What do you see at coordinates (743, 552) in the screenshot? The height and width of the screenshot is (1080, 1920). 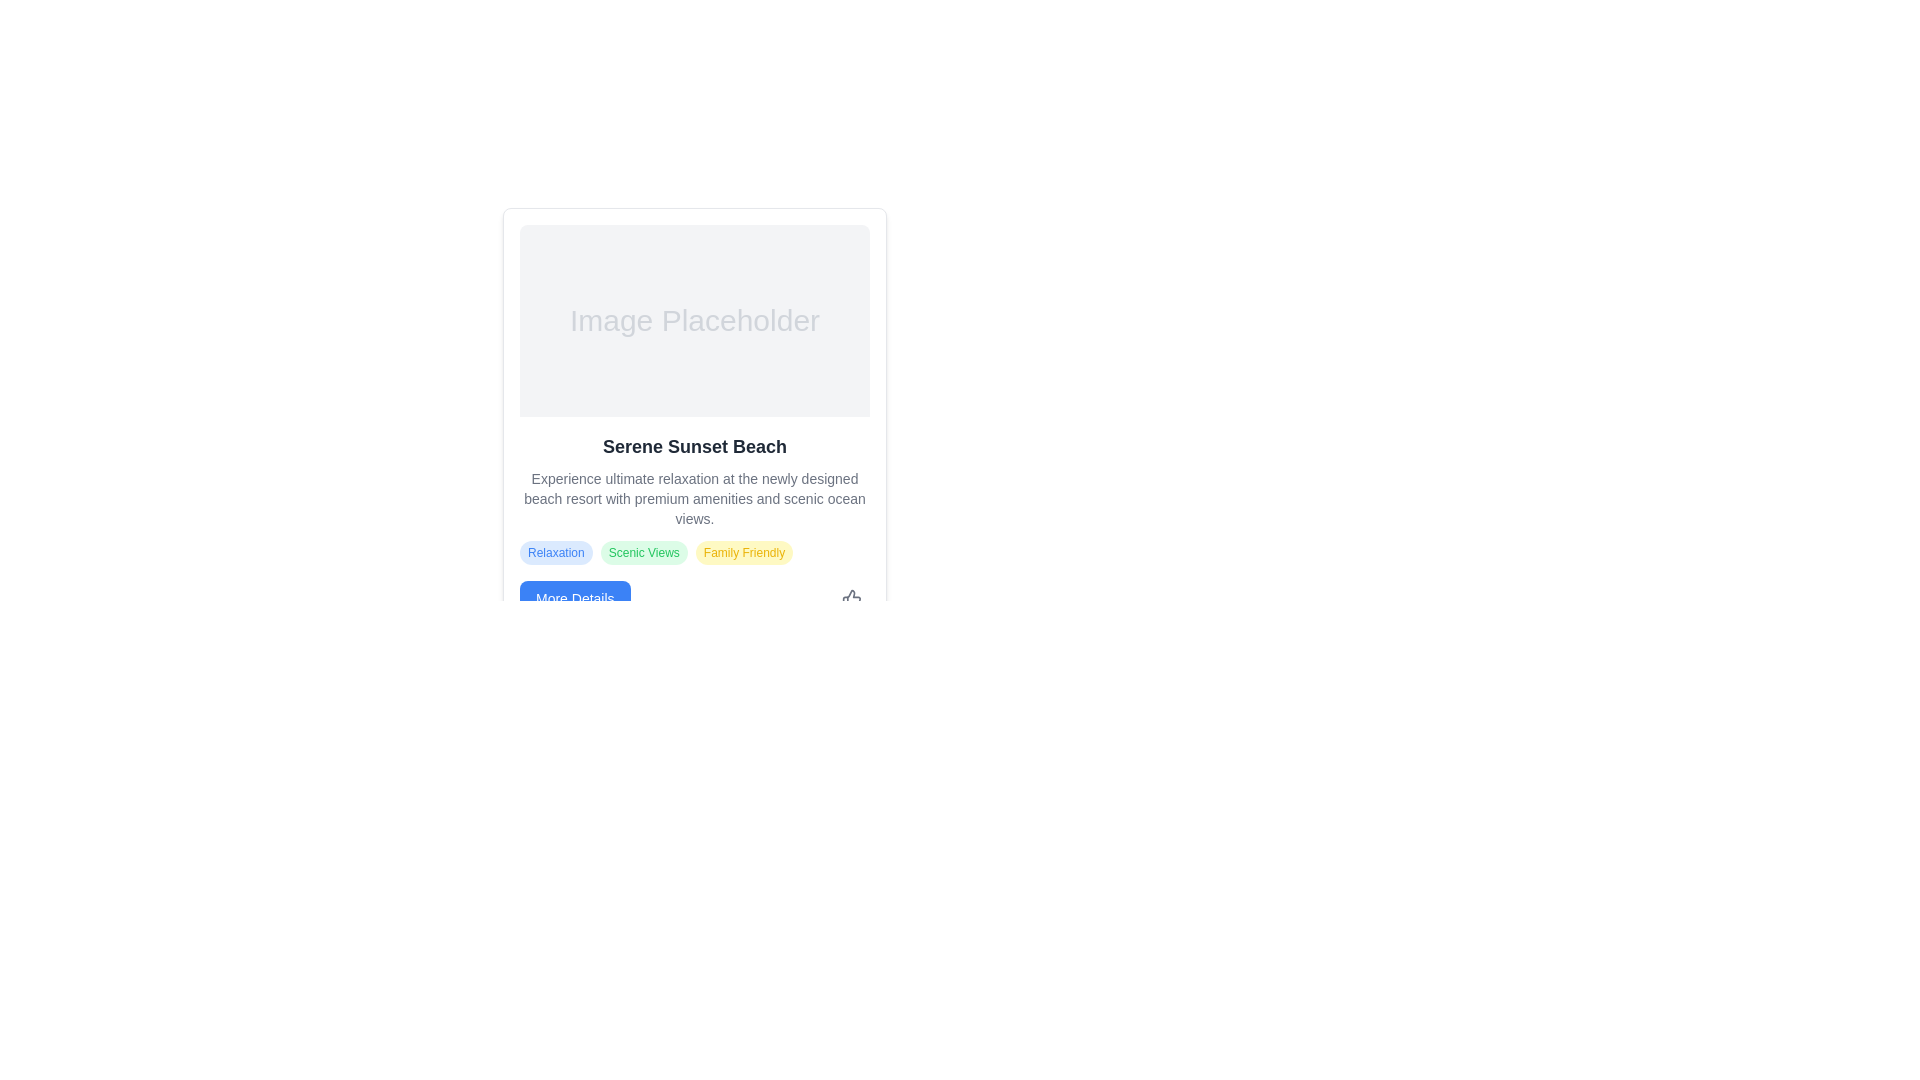 I see `the 'Family Friendly' tag, which is the third item in a horizontal list of descriptive tags under the property section 'Serene Sunset Beach'` at bounding box center [743, 552].